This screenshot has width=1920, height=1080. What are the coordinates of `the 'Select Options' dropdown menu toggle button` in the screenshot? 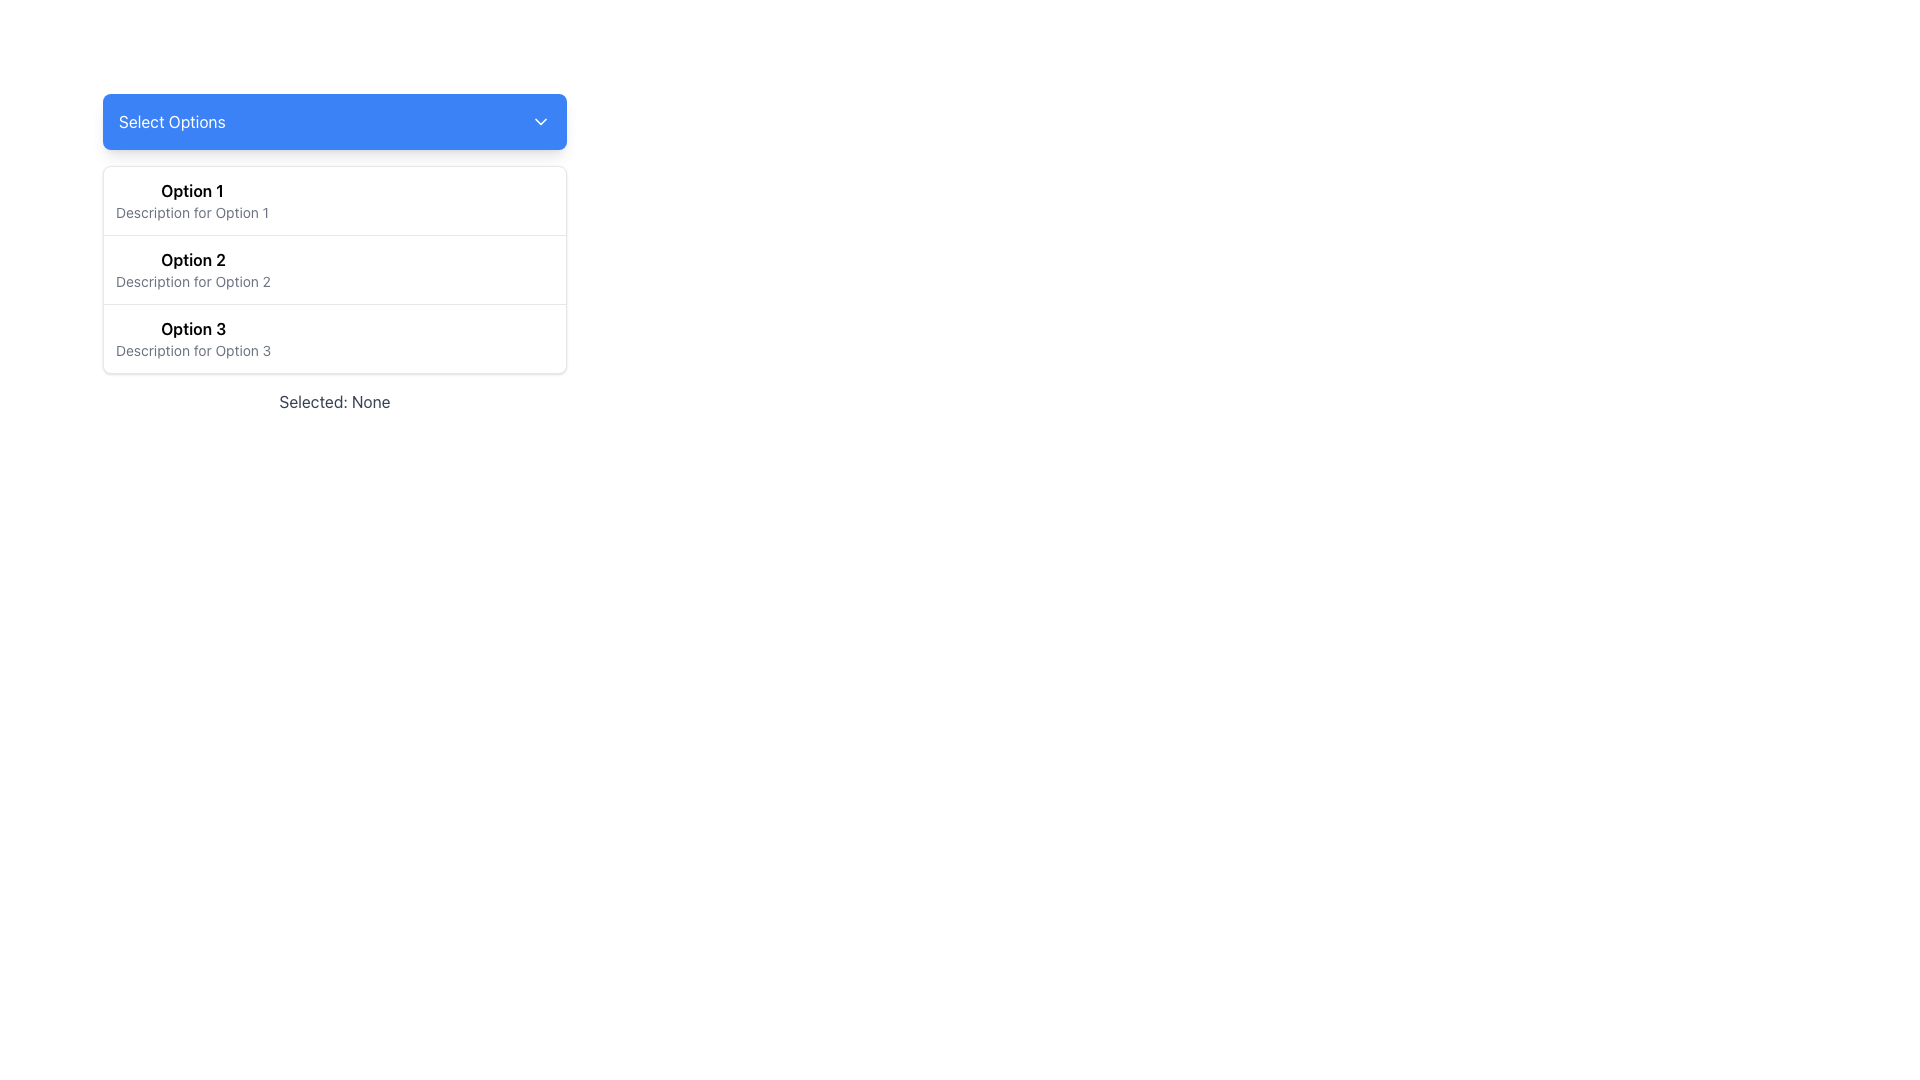 It's located at (335, 122).